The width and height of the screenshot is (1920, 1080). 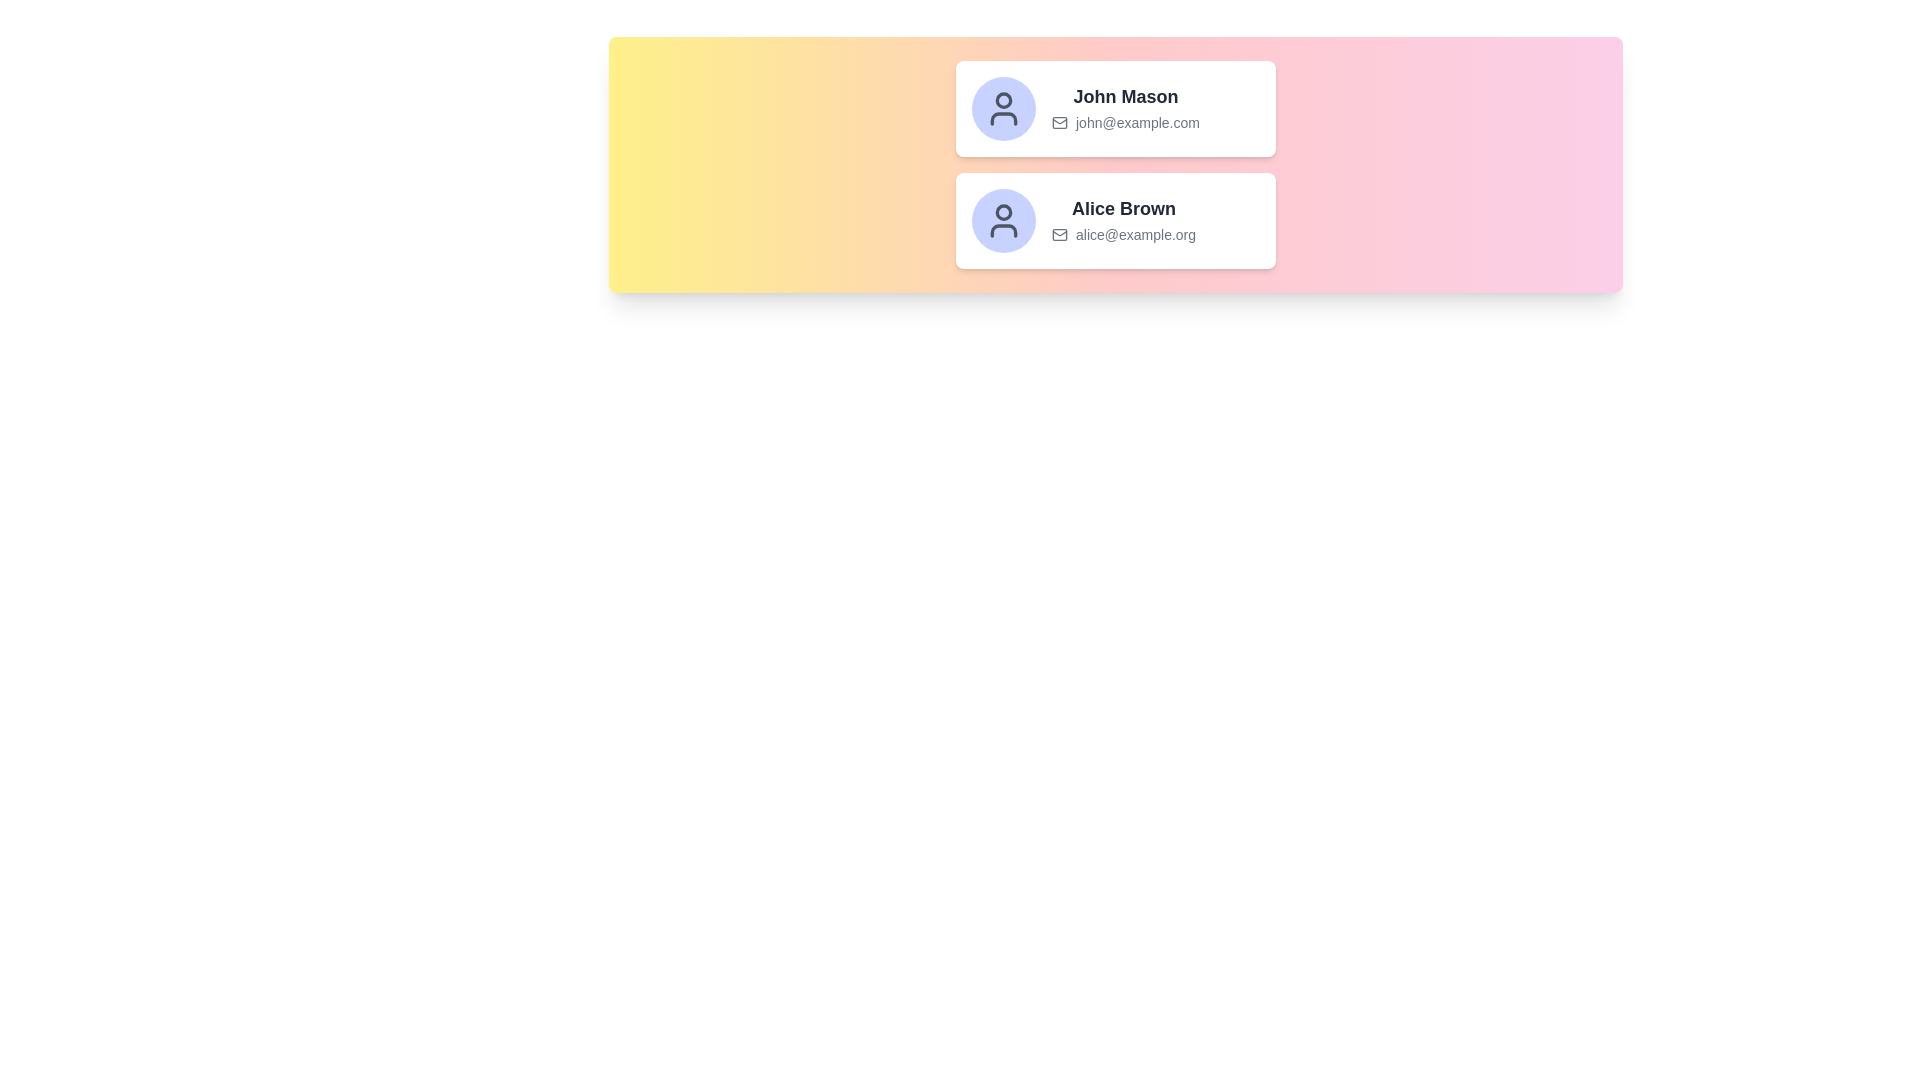 What do you see at coordinates (1123, 208) in the screenshot?
I see `the user's name label, which is positioned in the middle-right of the card layout, above the email text 'alice@example.org' and to the right of the circular avatar icon` at bounding box center [1123, 208].